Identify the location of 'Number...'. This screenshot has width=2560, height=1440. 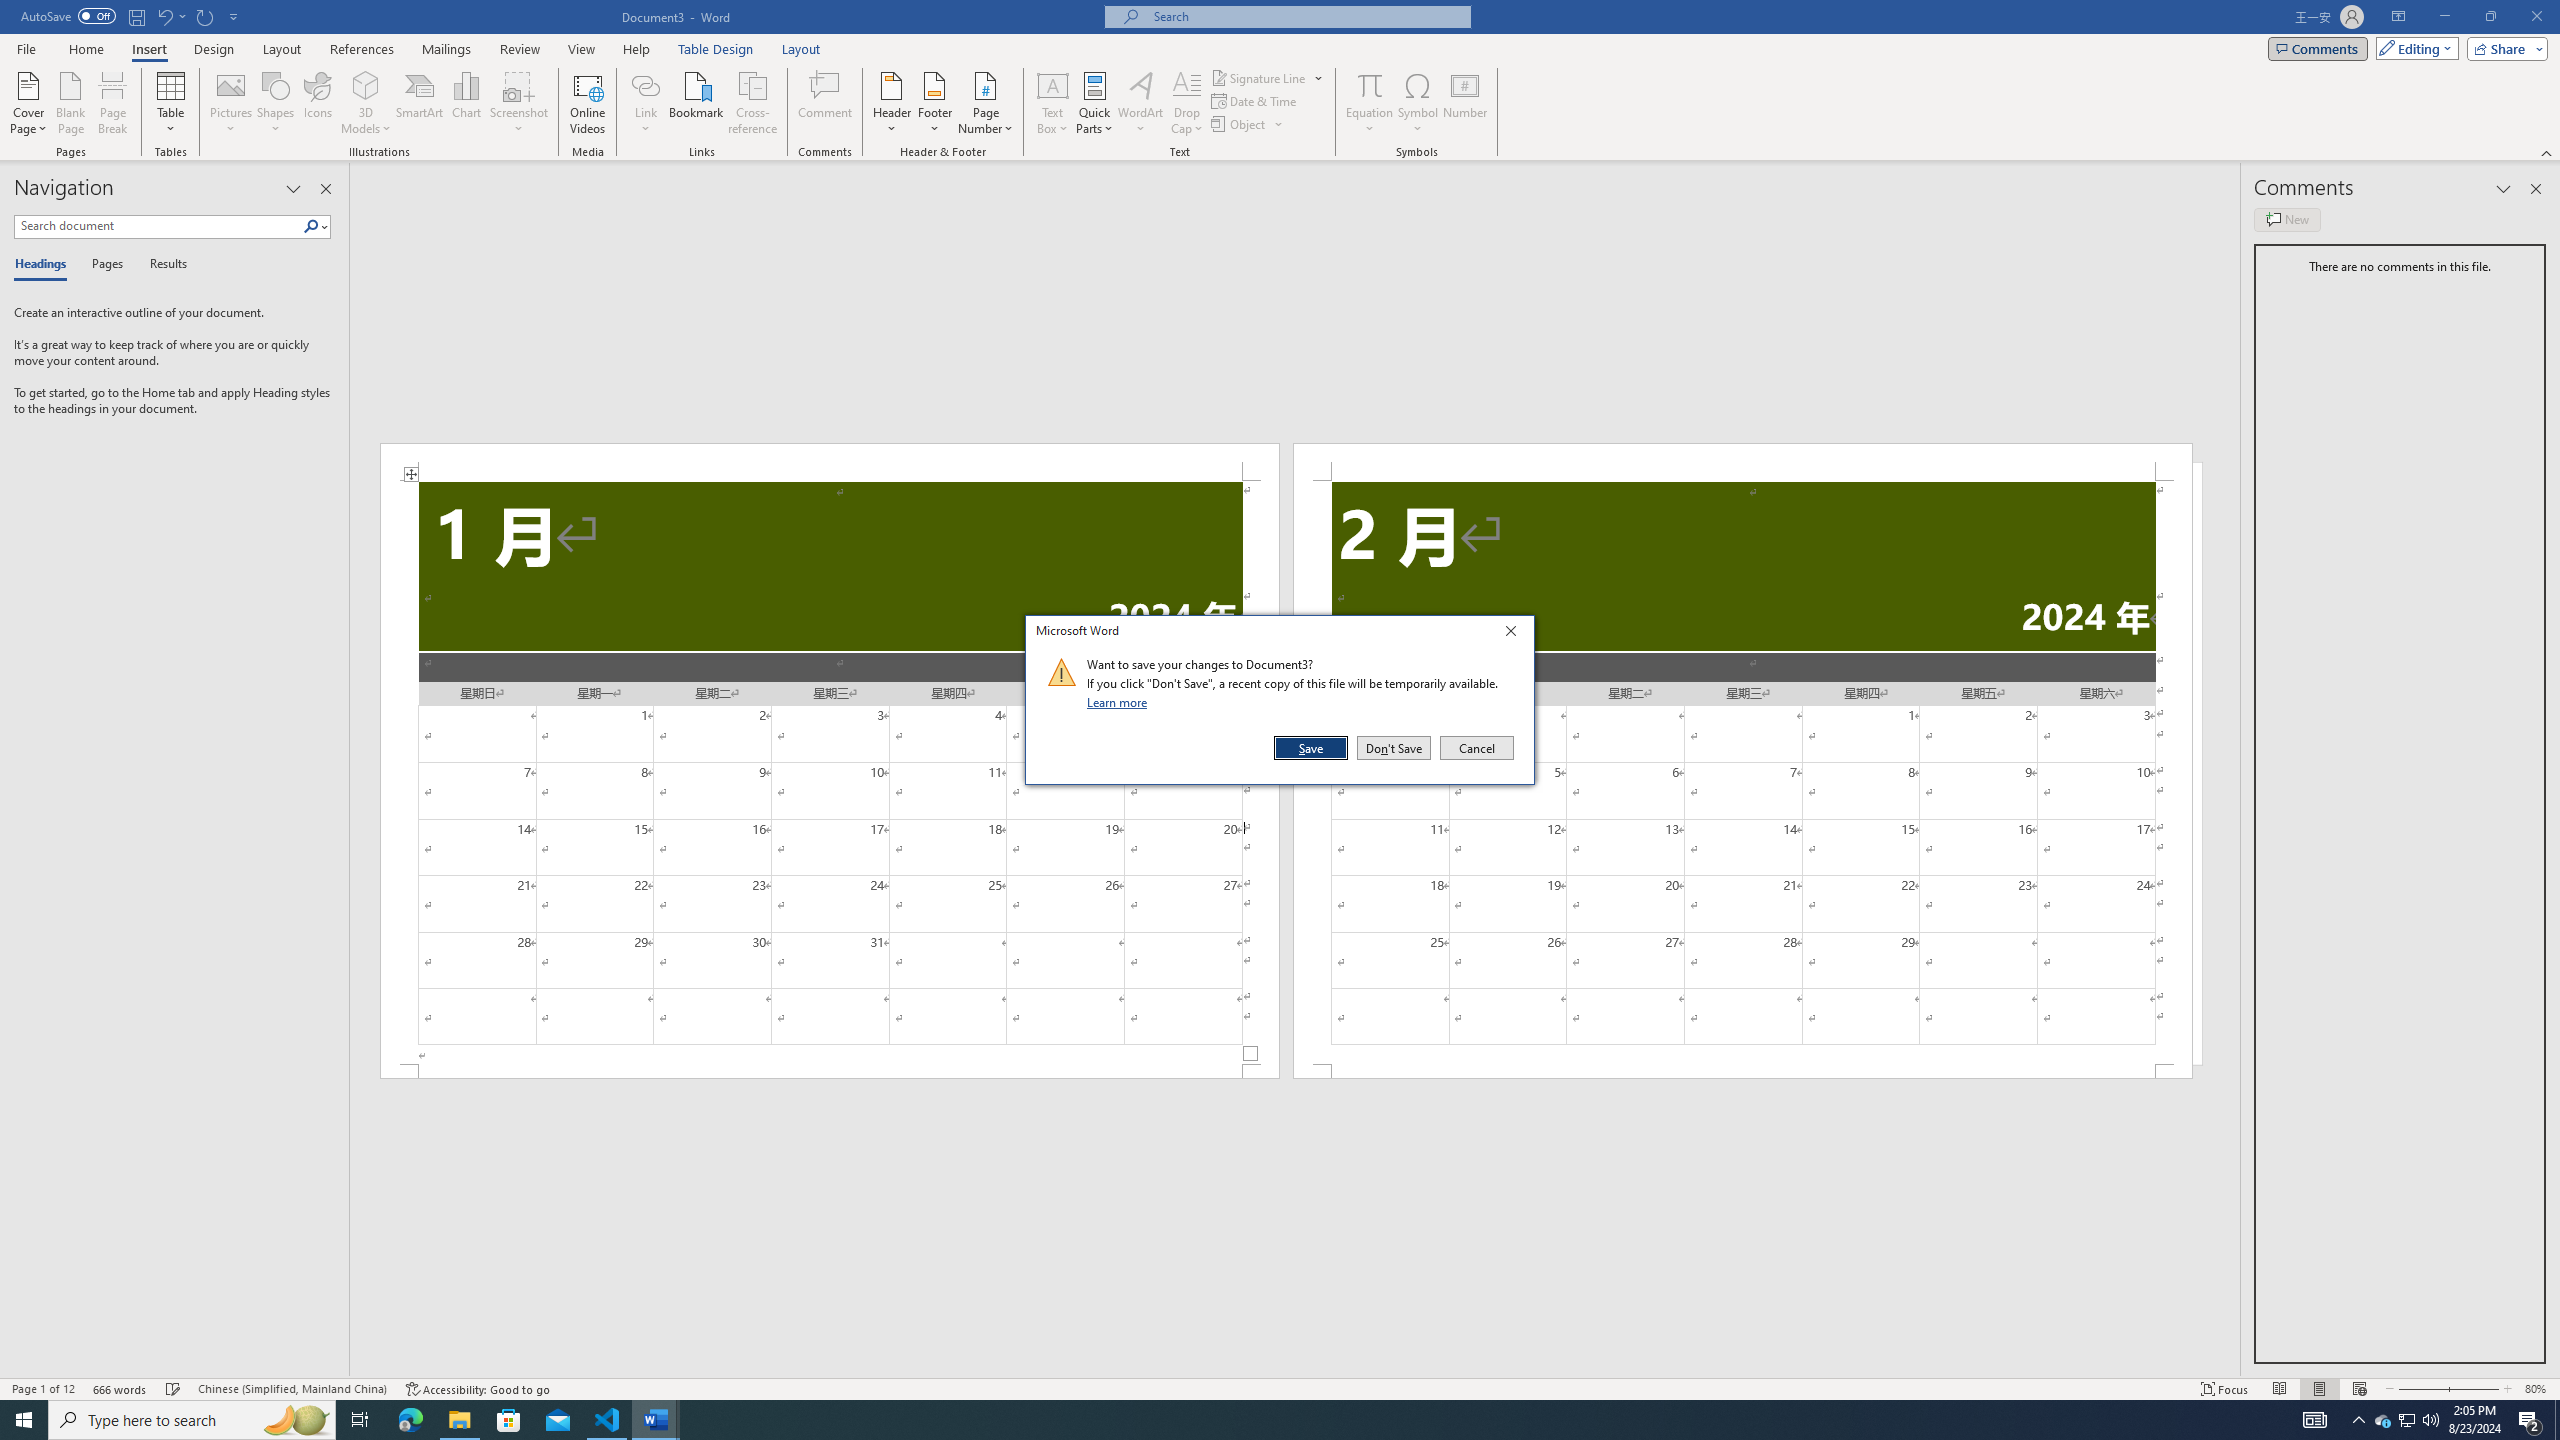
(1464, 103).